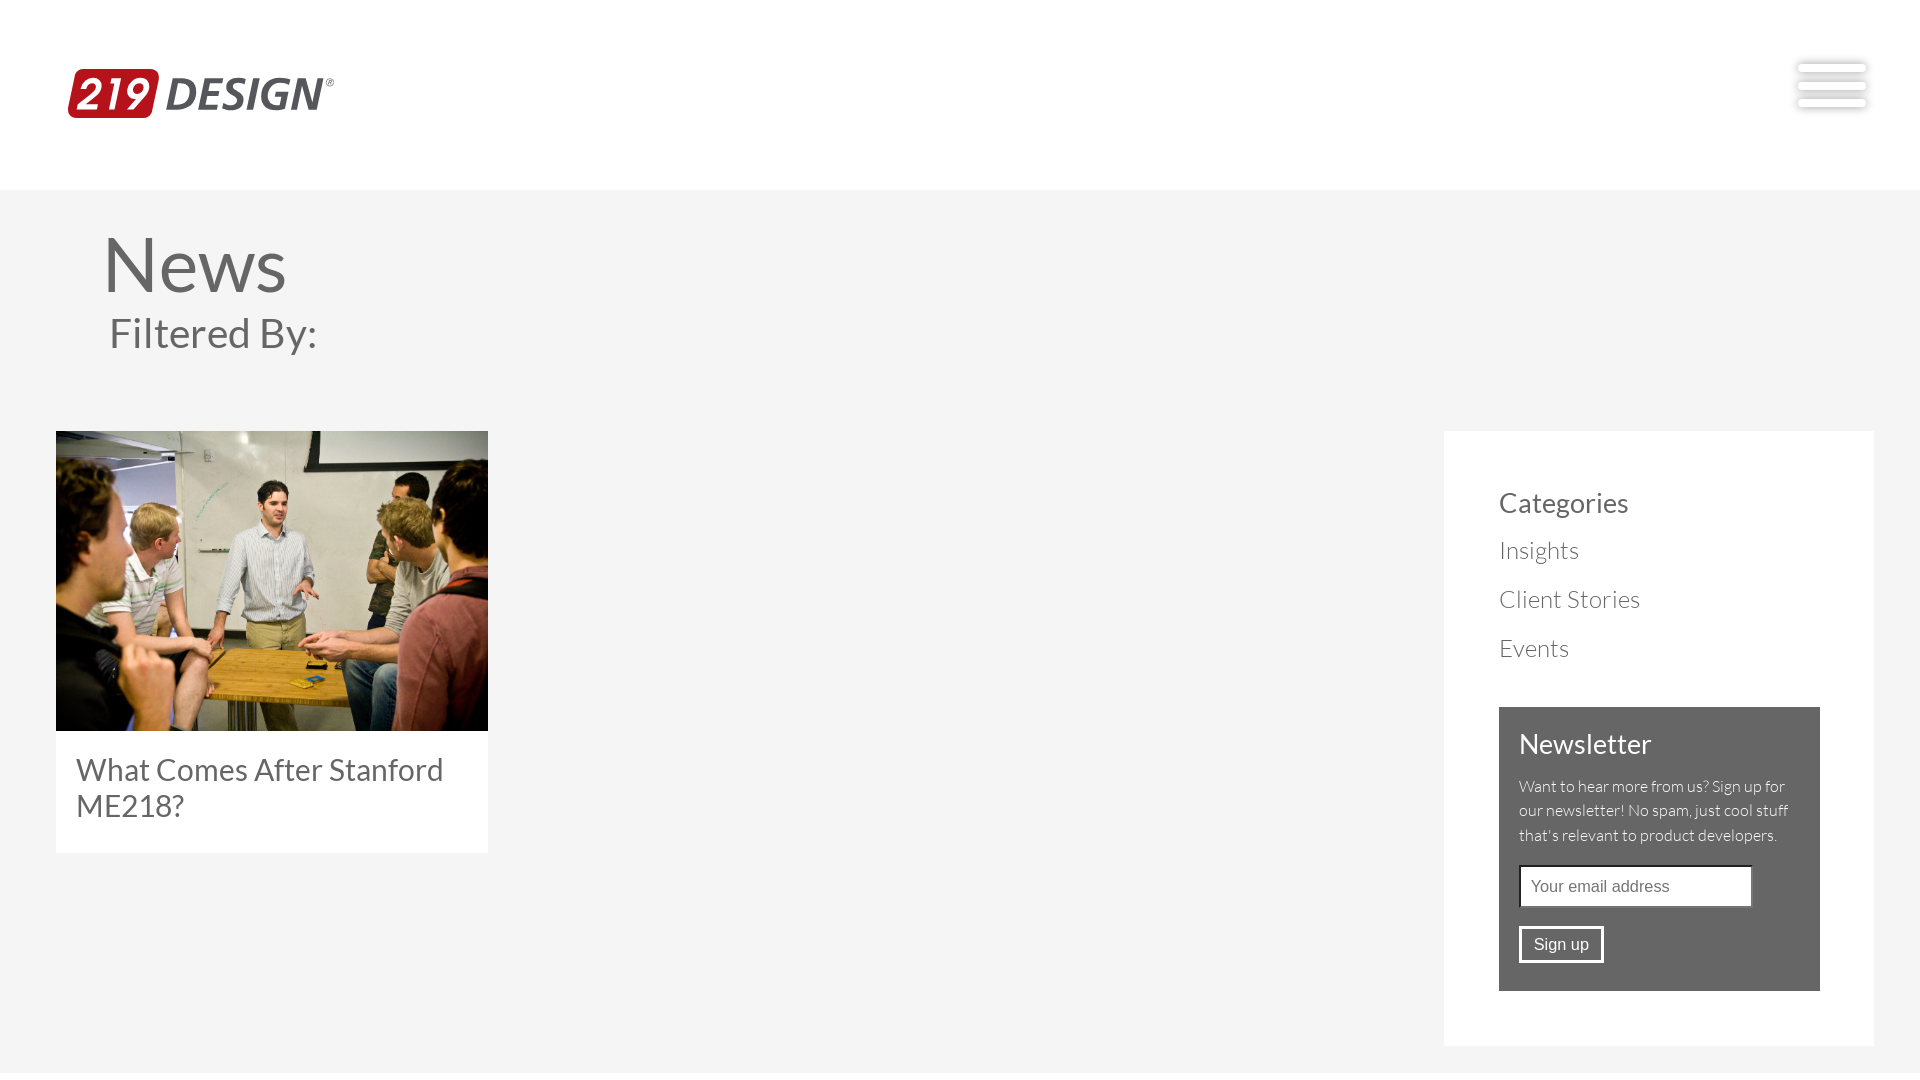  What do you see at coordinates (1533, 648) in the screenshot?
I see `'Events'` at bounding box center [1533, 648].